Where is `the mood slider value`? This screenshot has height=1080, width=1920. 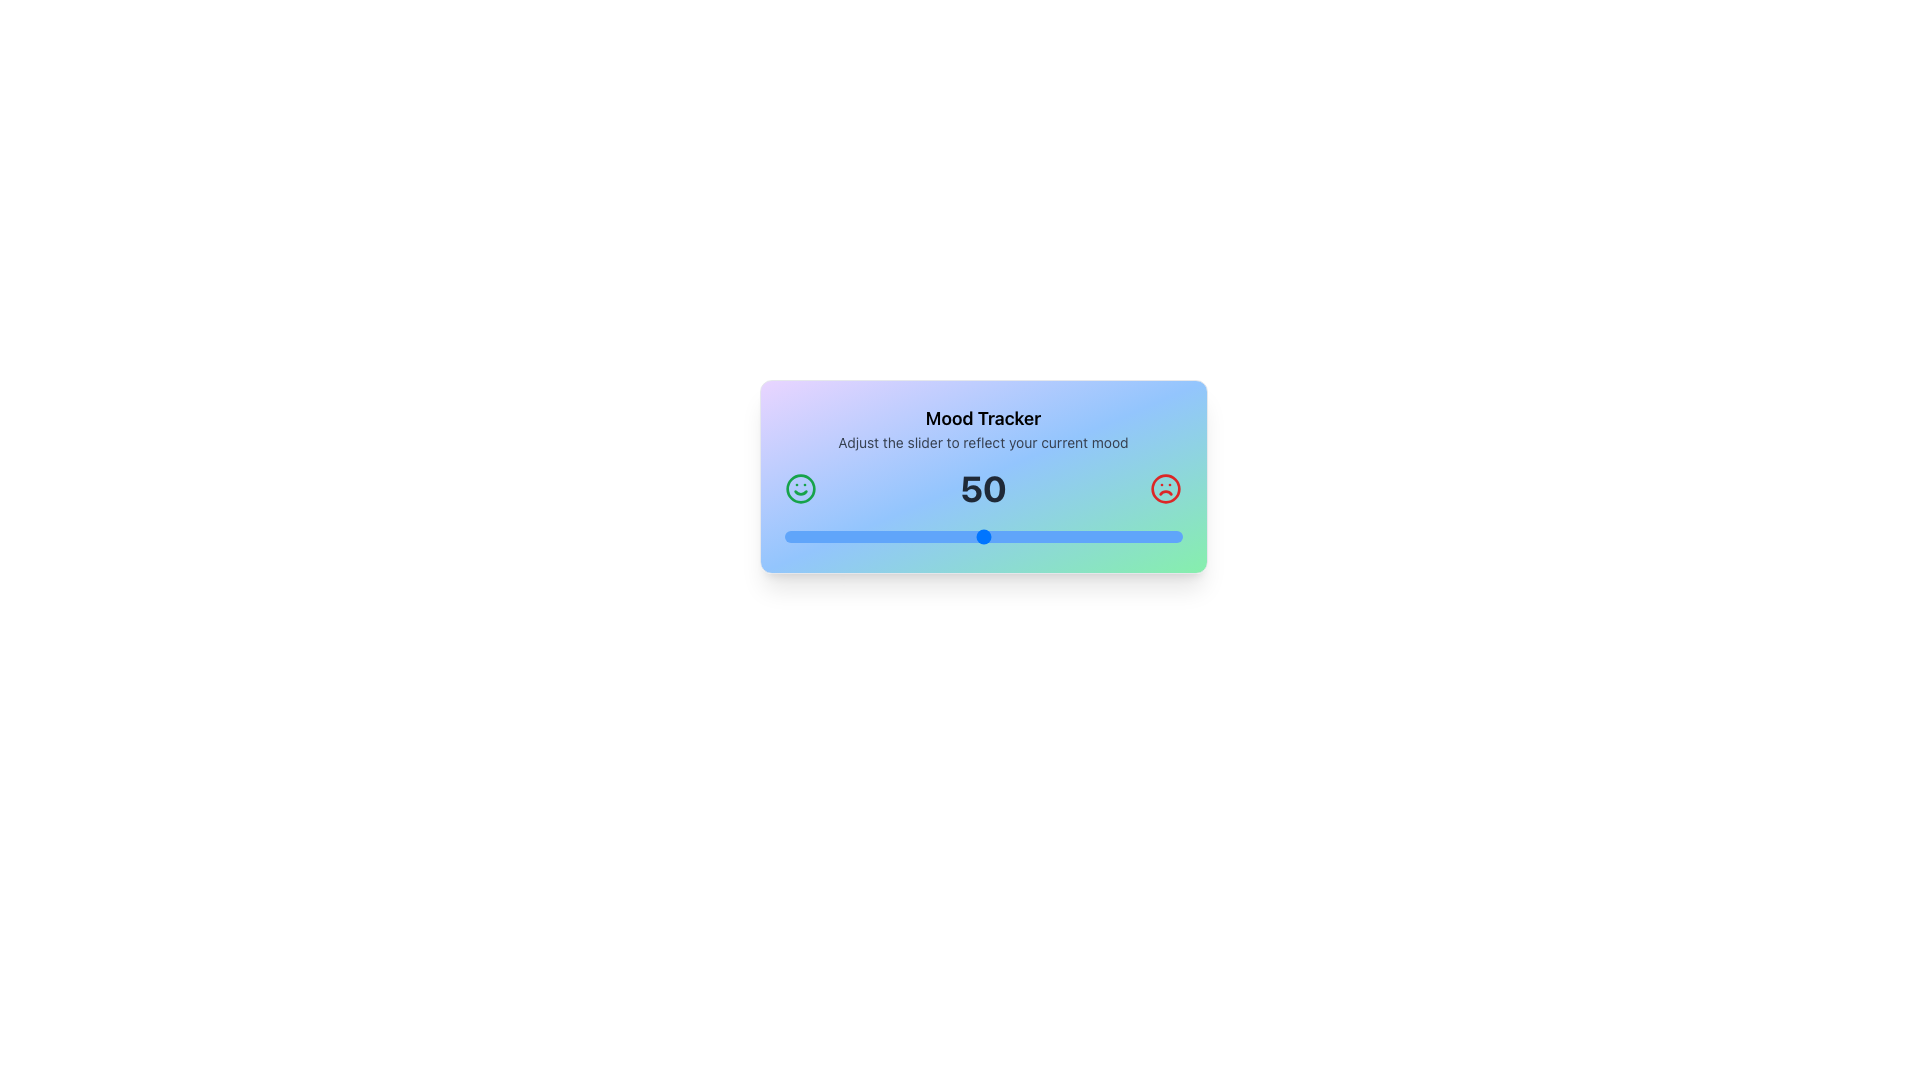 the mood slider value is located at coordinates (934, 535).